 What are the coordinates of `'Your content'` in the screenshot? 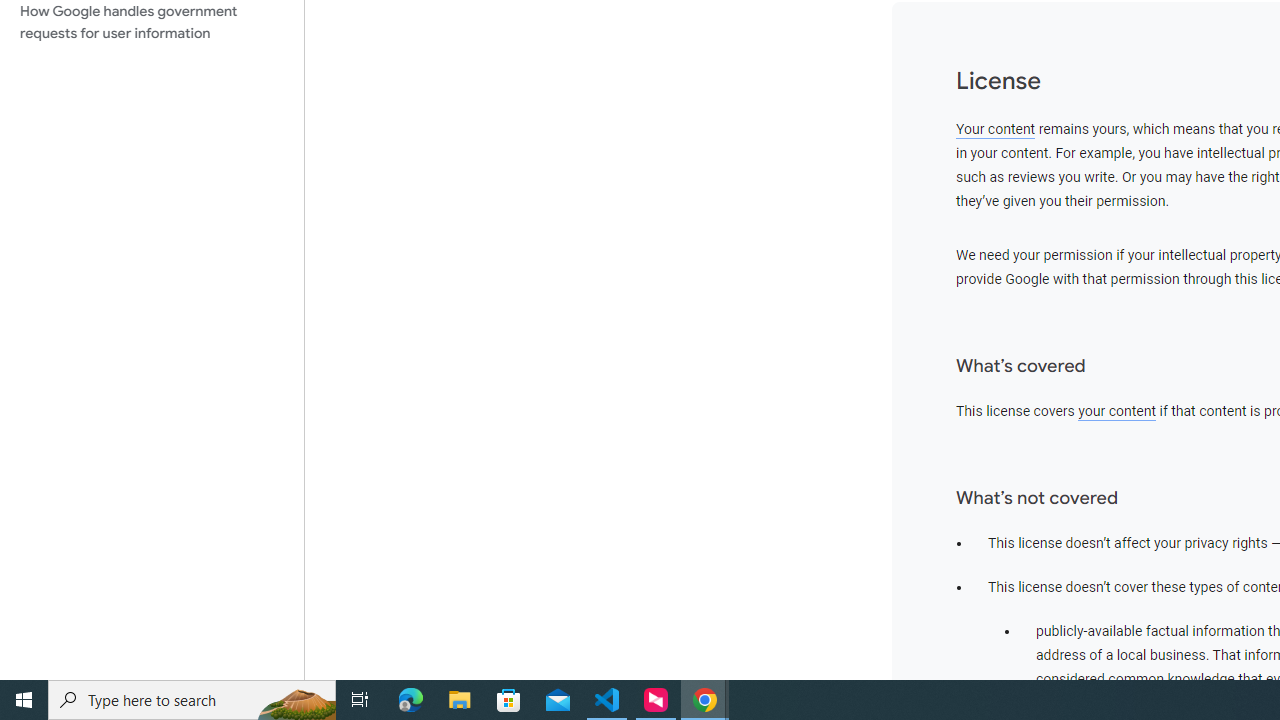 It's located at (995, 129).